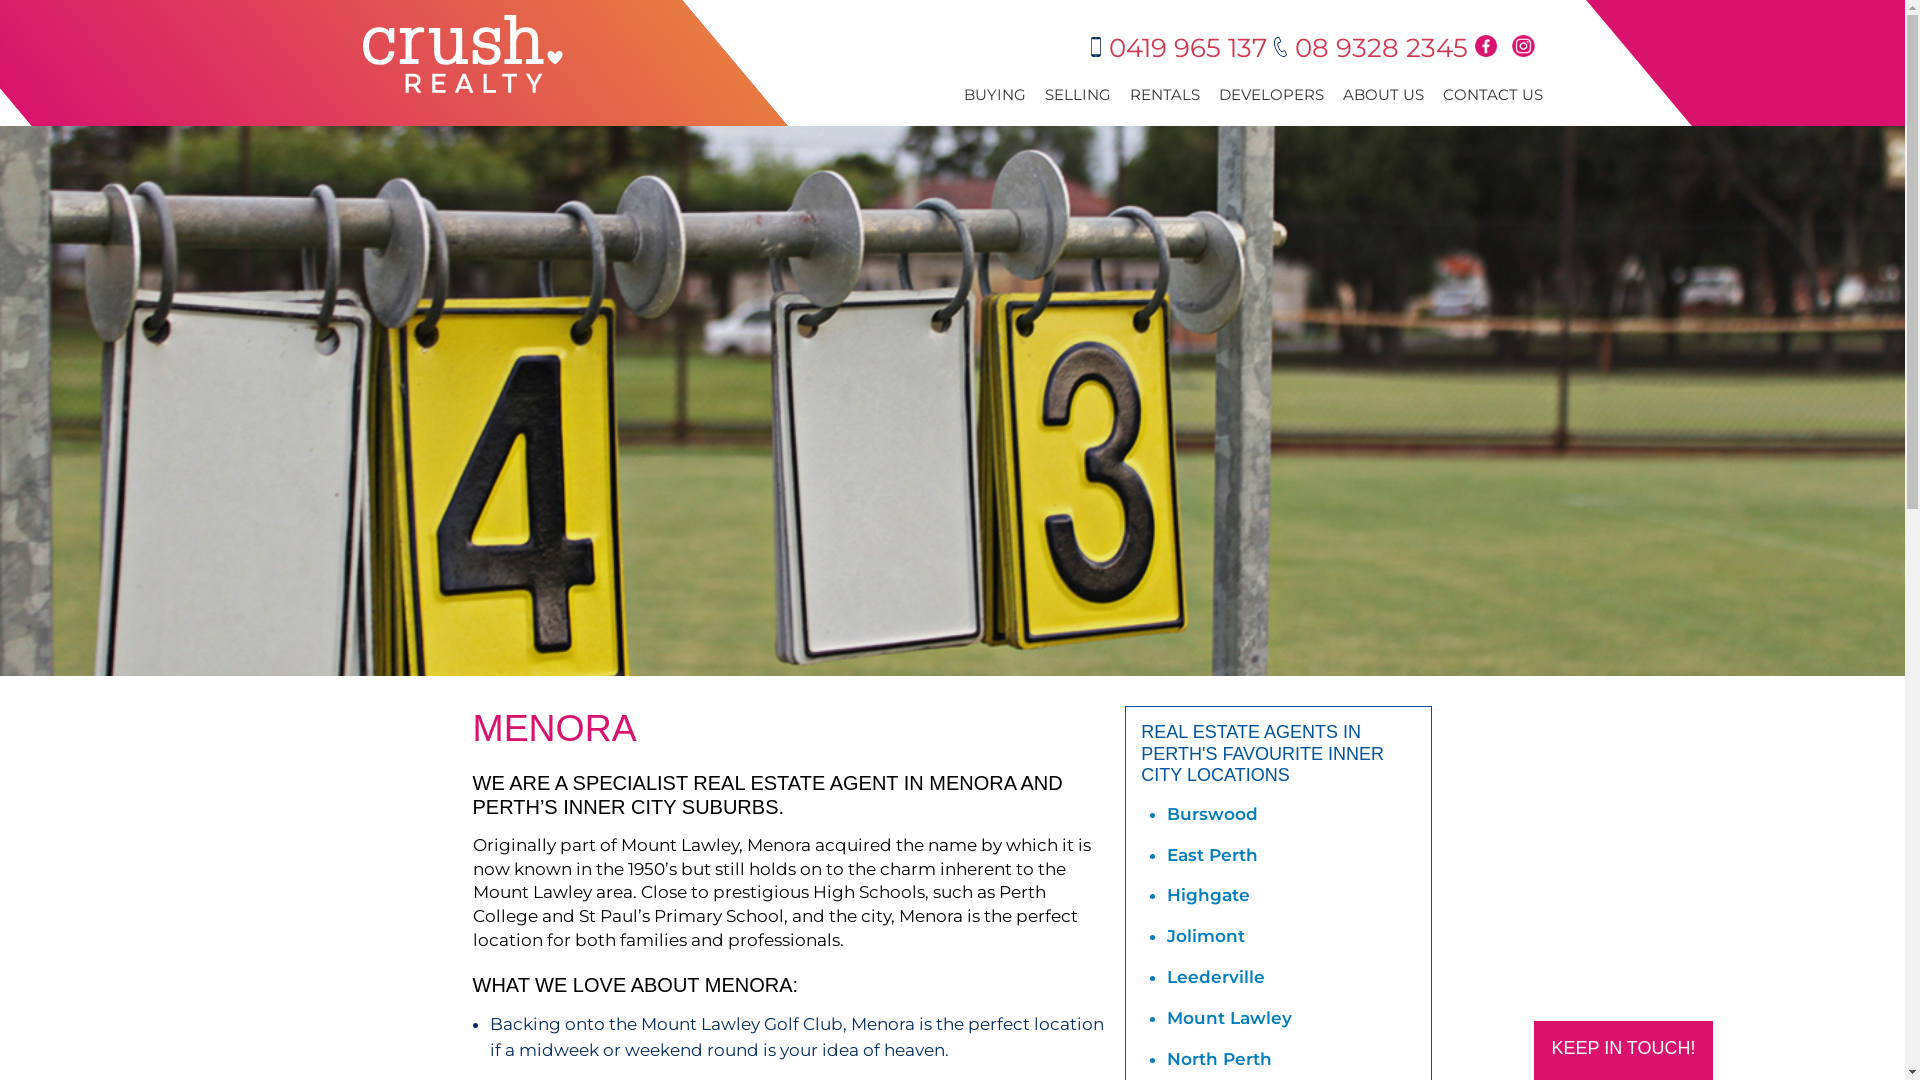  What do you see at coordinates (1204, 936) in the screenshot?
I see `'Jolimont'` at bounding box center [1204, 936].